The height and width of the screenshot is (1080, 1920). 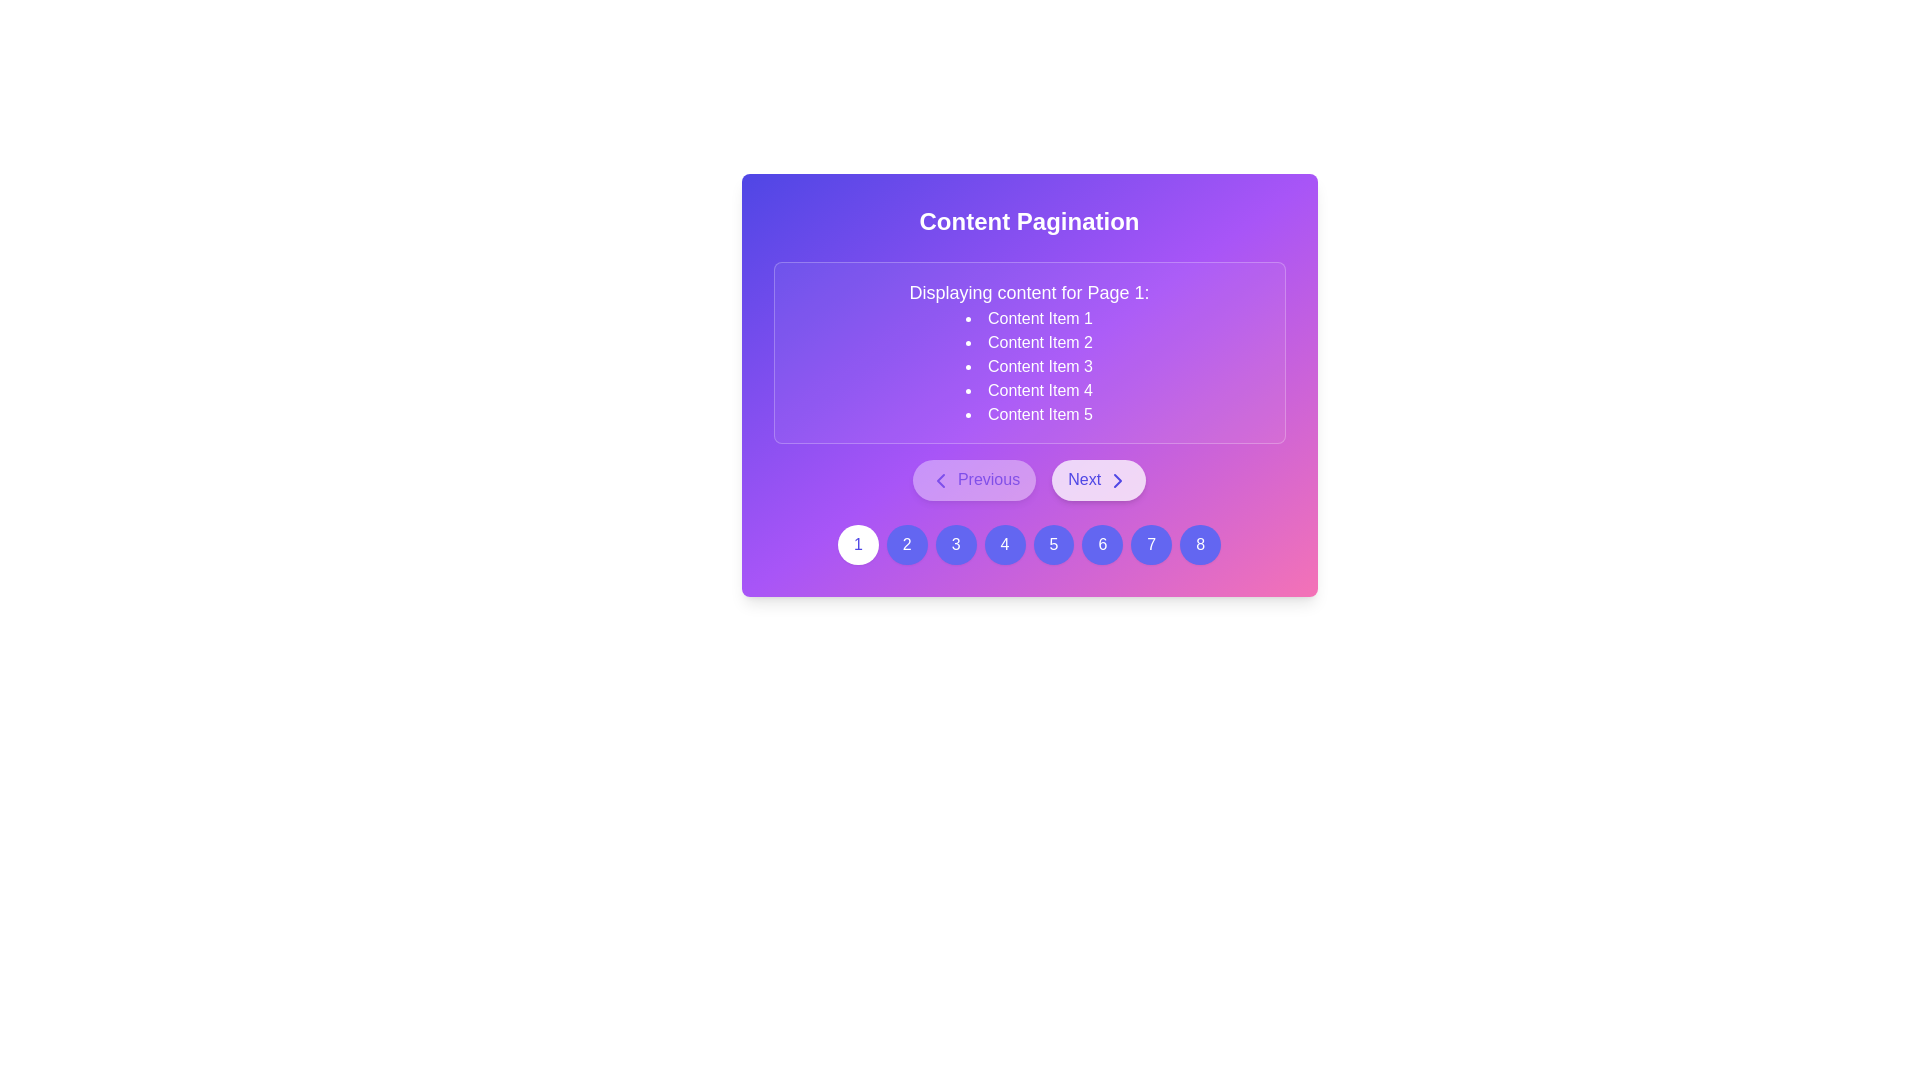 What do you see at coordinates (1029, 222) in the screenshot?
I see `the header text indicating the theme or purpose of the interface related to content pagination, located at the top of the gradient-colored box` at bounding box center [1029, 222].